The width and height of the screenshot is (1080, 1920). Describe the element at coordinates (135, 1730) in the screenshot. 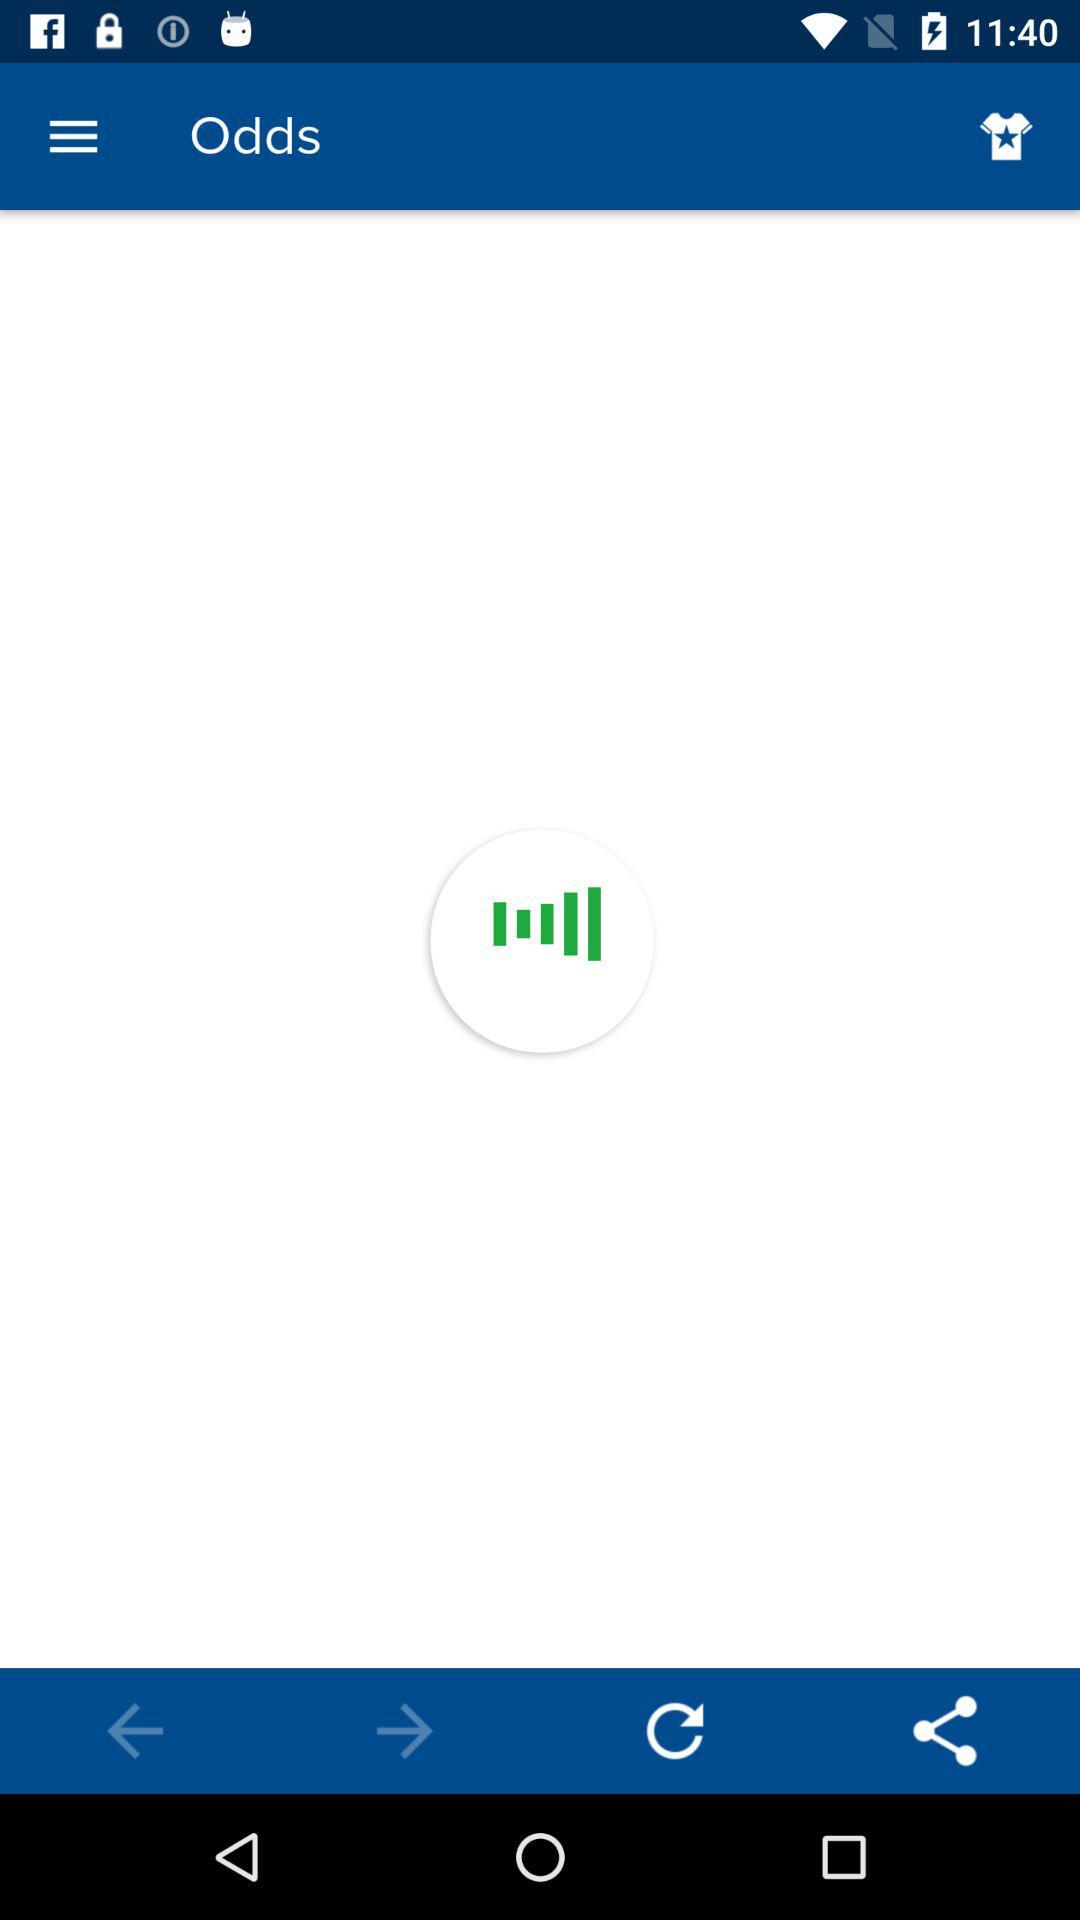

I see `previous screen` at that location.